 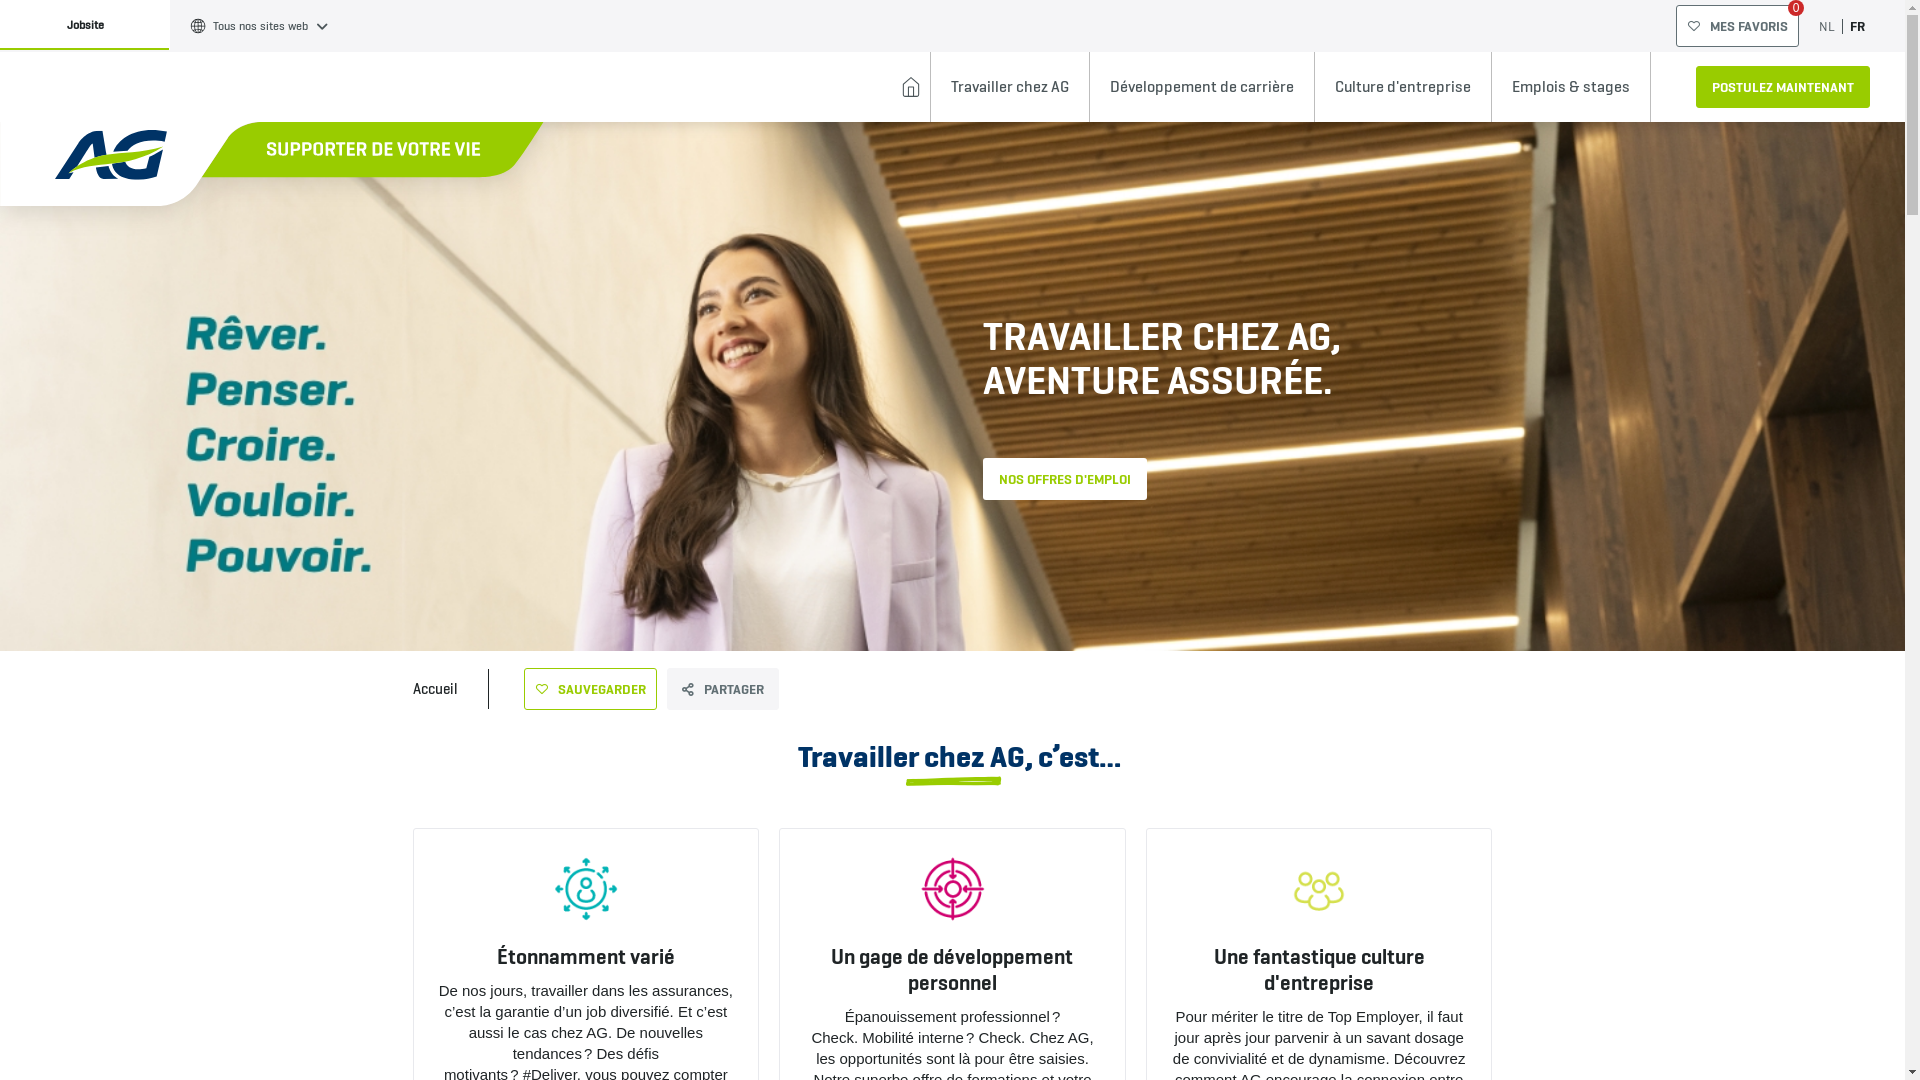 What do you see at coordinates (1063, 478) in the screenshot?
I see `'NOS OFFRES D'EMPLOI'` at bounding box center [1063, 478].